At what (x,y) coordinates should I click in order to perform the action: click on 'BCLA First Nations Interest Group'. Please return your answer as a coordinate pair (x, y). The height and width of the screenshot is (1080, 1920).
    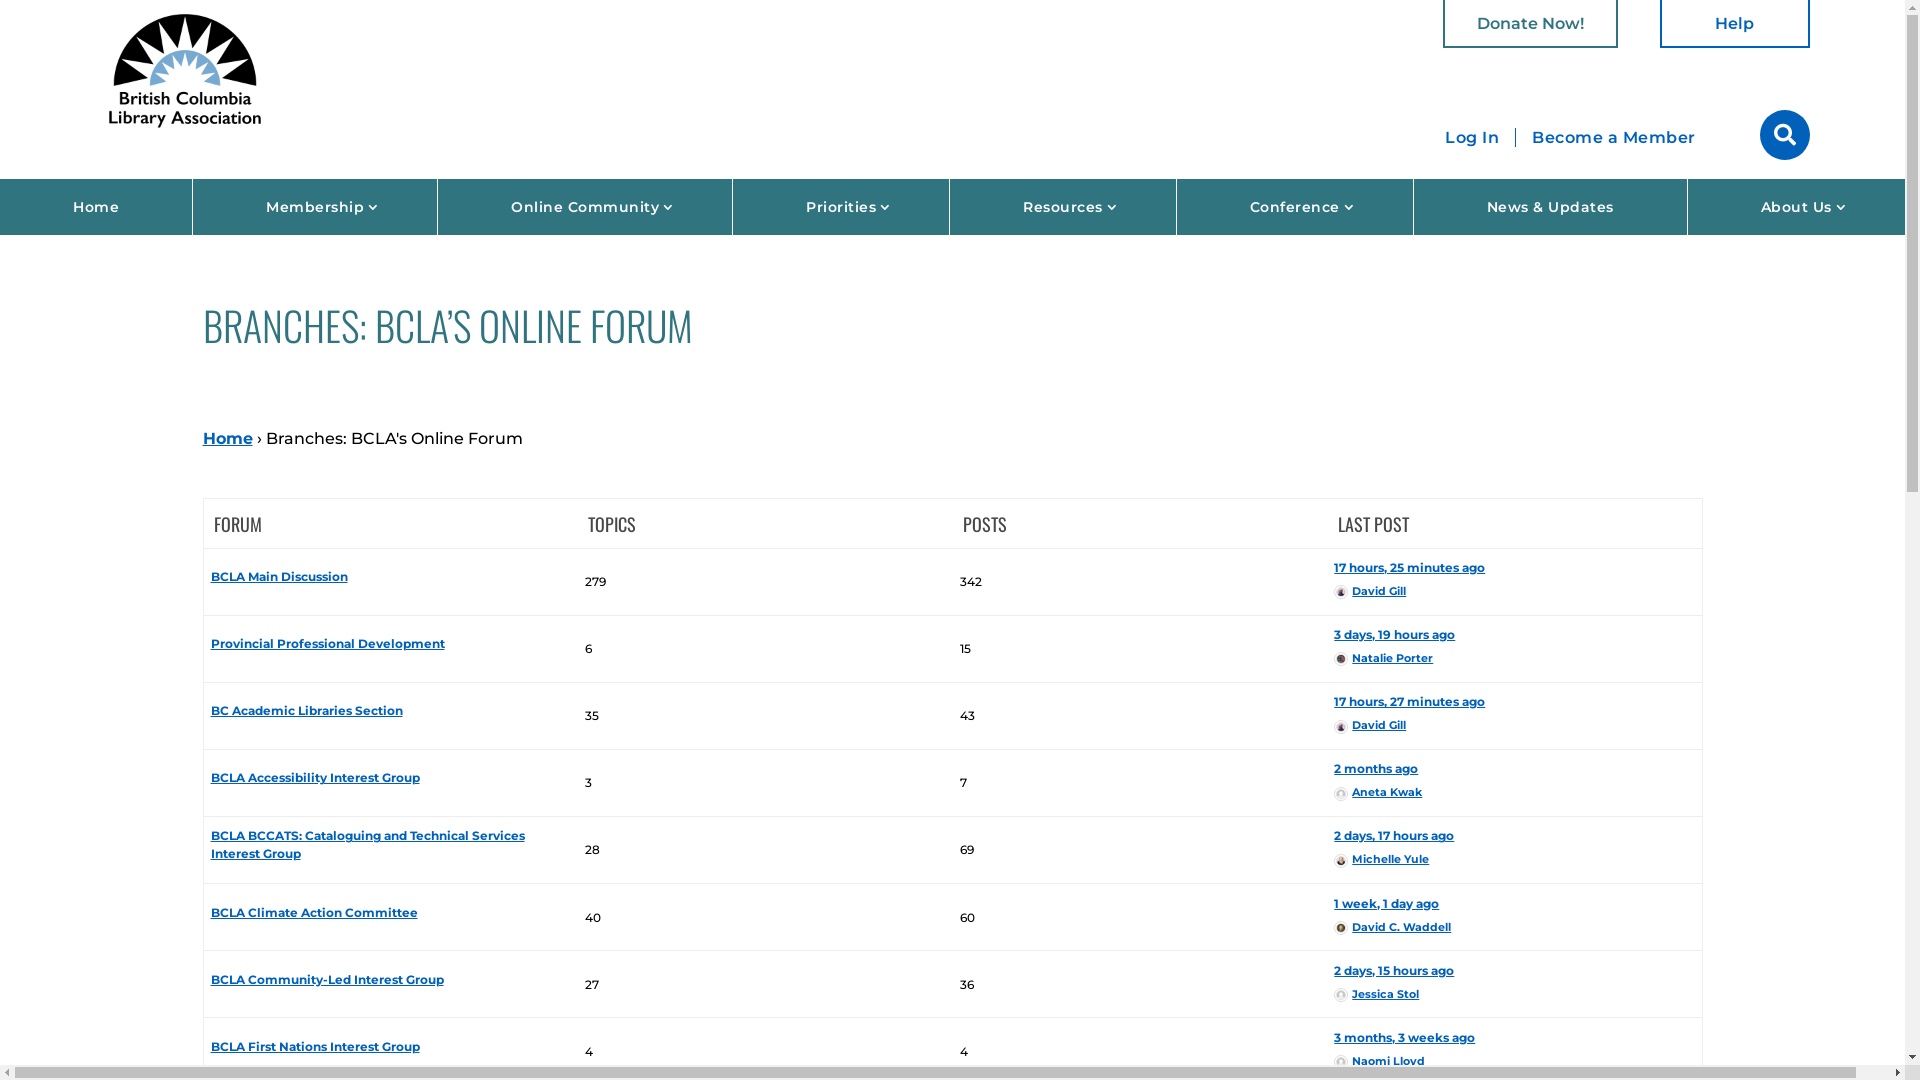
    Looking at the image, I should click on (314, 1045).